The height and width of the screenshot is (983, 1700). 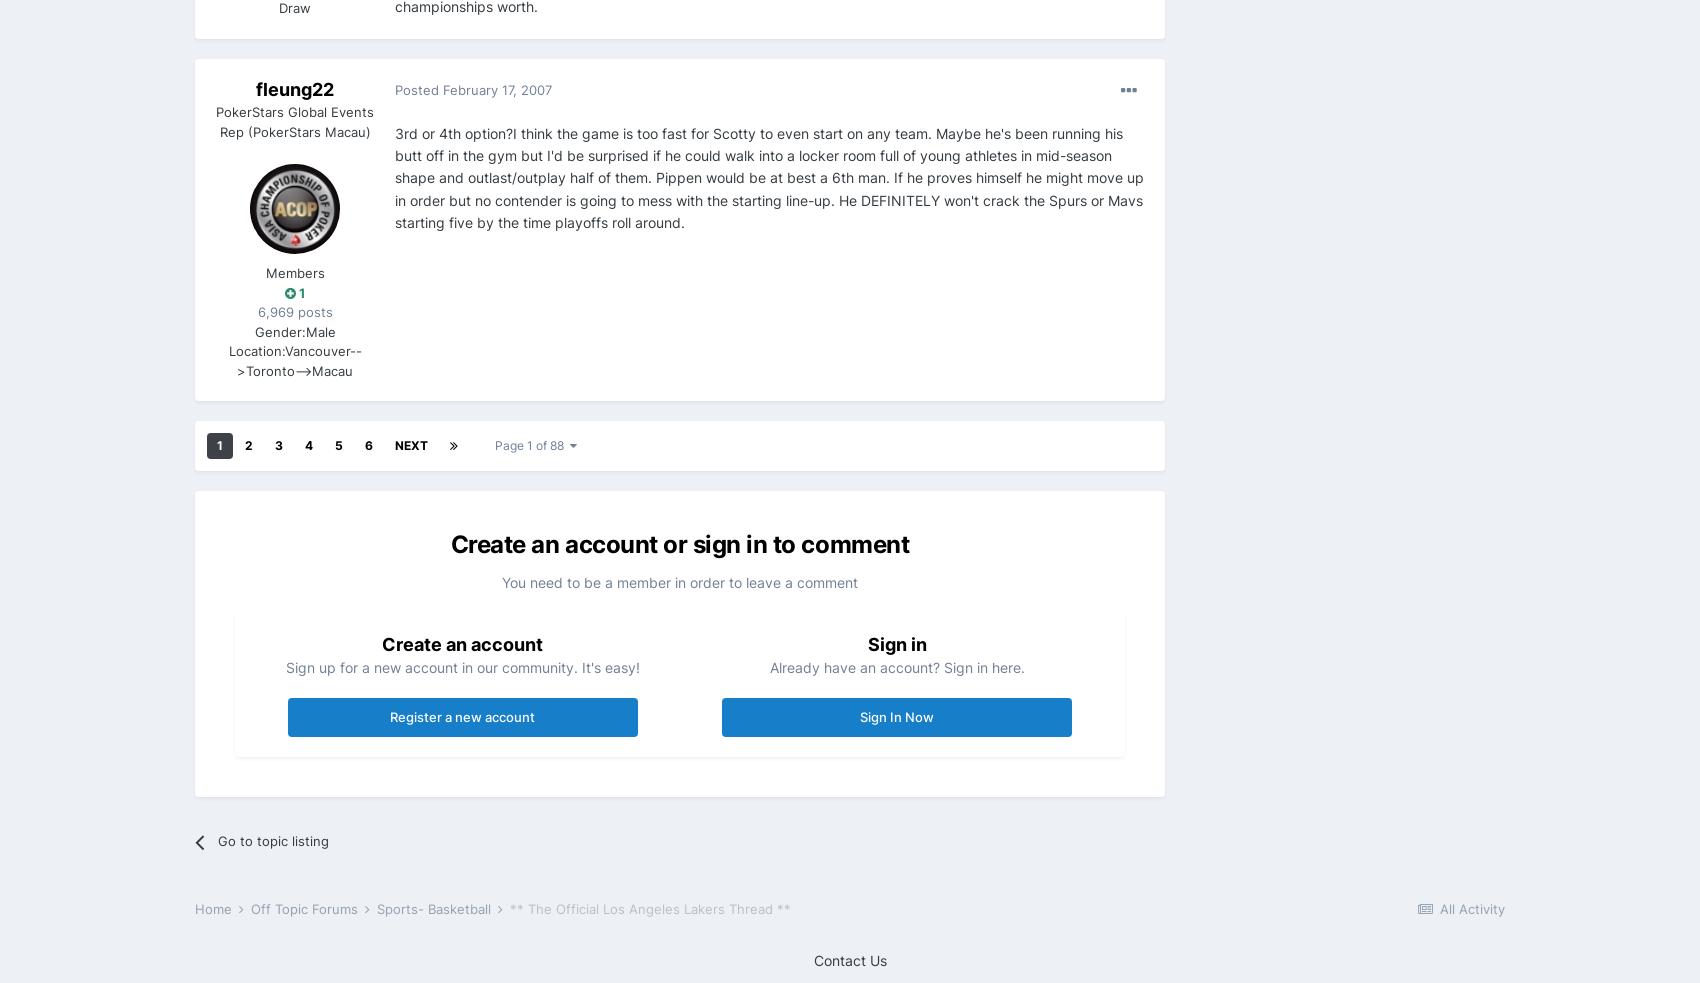 I want to click on '3', so click(x=278, y=444).